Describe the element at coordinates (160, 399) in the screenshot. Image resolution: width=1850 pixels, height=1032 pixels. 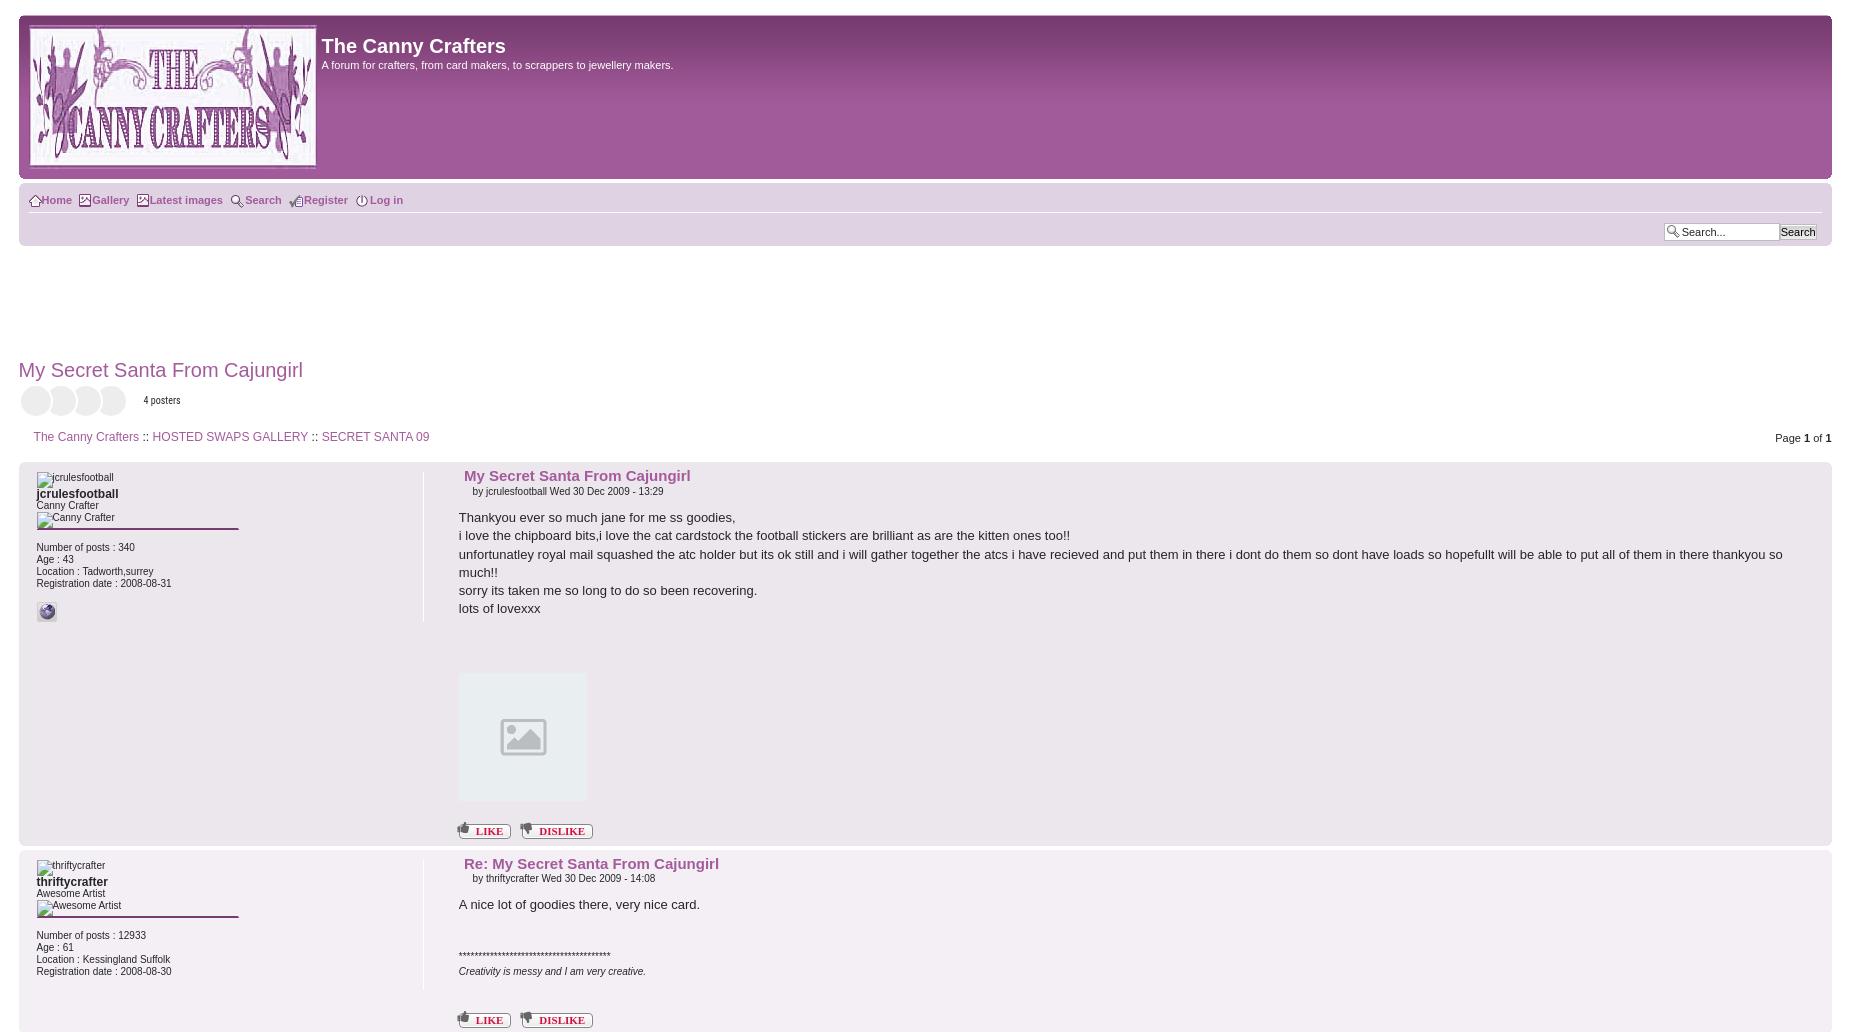
I see `'4 posters'` at that location.